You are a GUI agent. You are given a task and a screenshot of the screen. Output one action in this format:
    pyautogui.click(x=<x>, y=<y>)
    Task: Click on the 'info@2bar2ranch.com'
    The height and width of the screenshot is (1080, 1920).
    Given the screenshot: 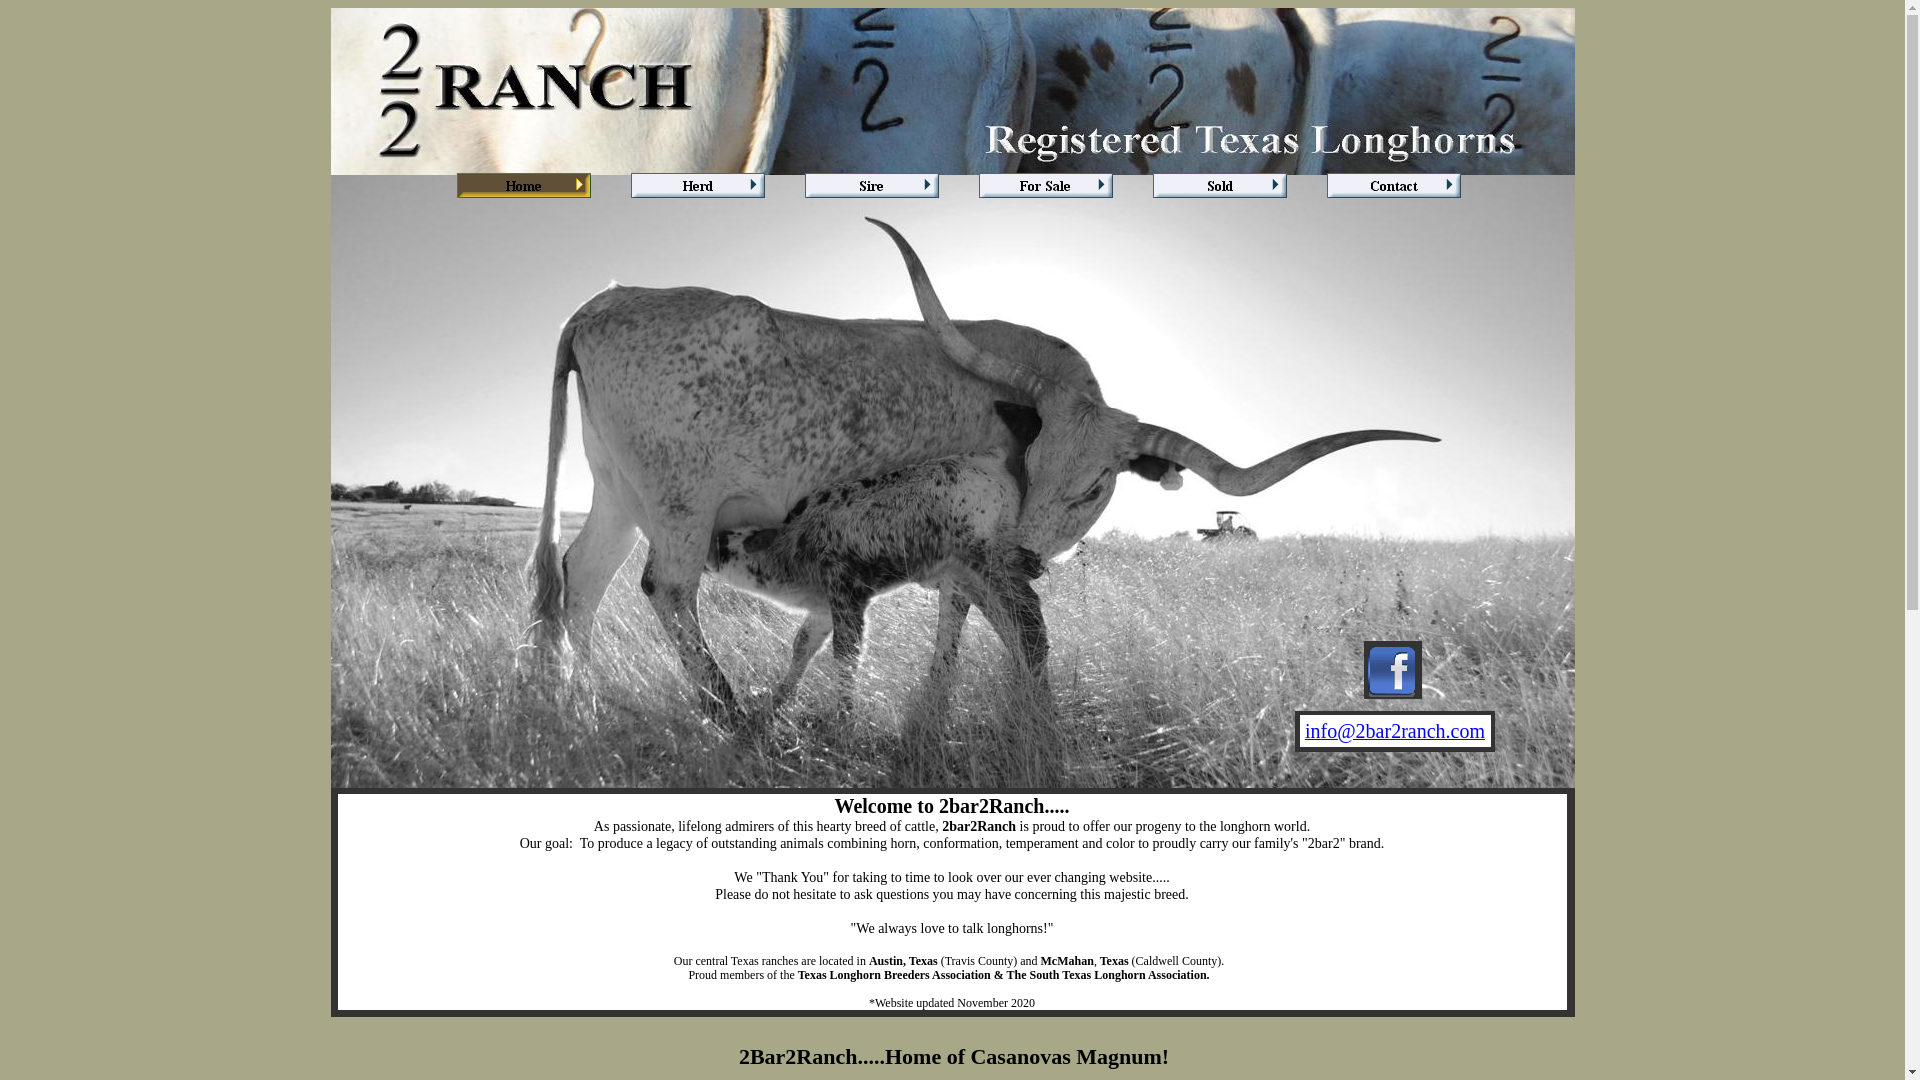 What is the action you would take?
    pyautogui.click(x=1394, y=732)
    